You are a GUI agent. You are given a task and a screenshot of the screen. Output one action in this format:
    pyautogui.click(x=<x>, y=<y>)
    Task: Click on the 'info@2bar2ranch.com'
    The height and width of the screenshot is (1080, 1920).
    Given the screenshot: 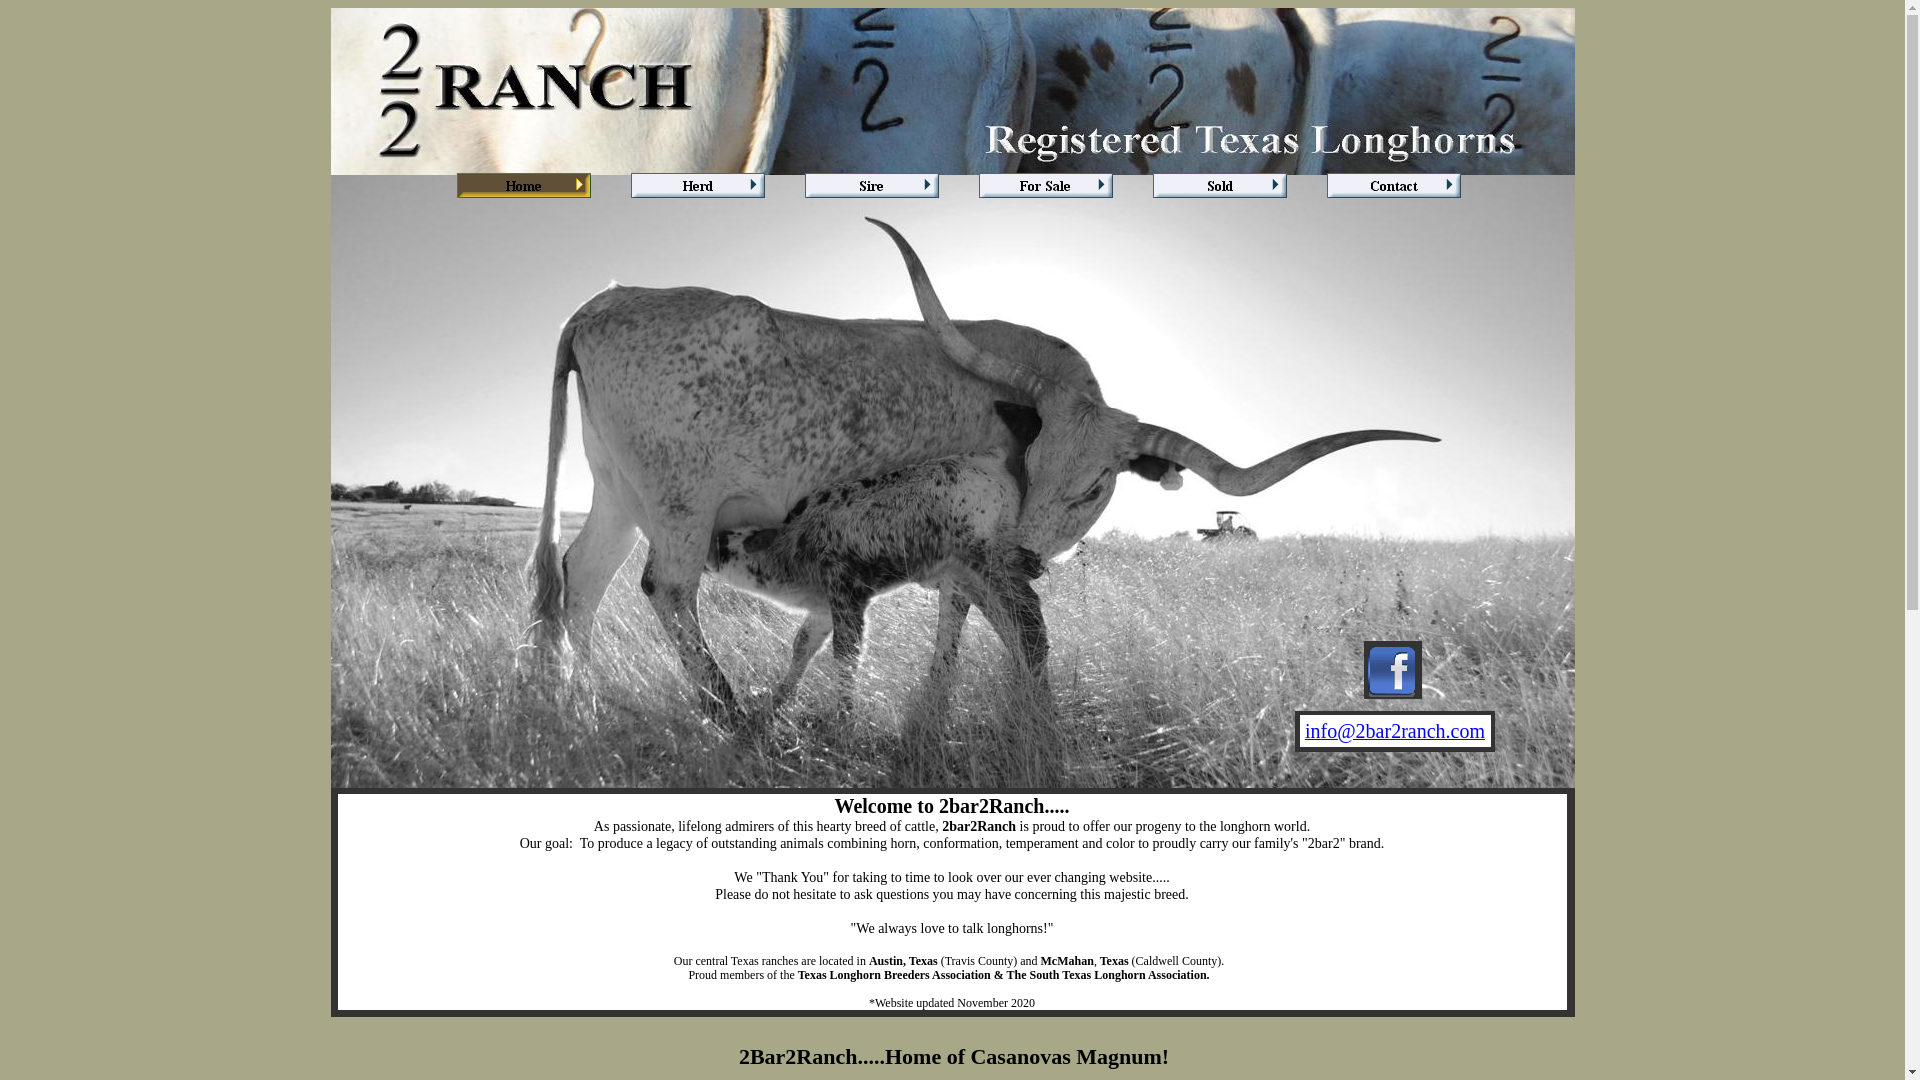 What is the action you would take?
    pyautogui.click(x=1394, y=732)
    